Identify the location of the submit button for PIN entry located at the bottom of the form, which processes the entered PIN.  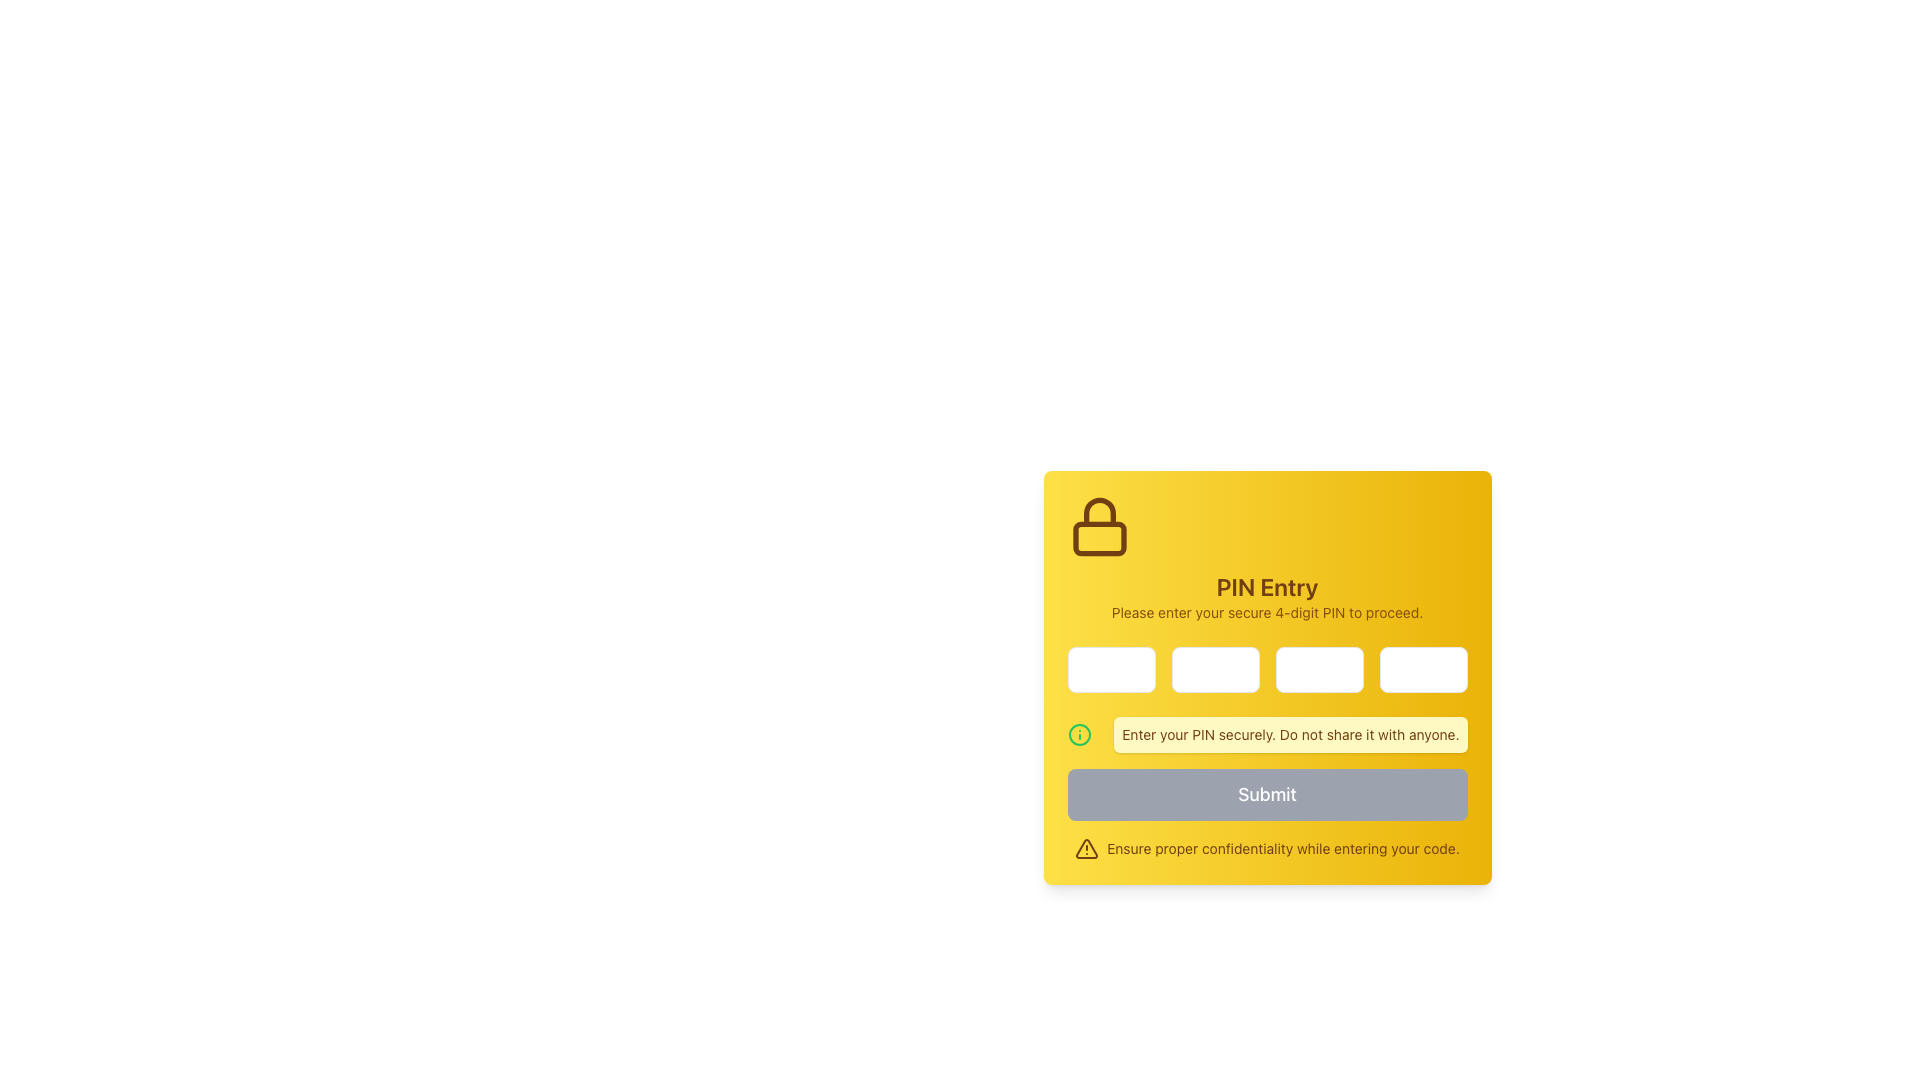
(1266, 793).